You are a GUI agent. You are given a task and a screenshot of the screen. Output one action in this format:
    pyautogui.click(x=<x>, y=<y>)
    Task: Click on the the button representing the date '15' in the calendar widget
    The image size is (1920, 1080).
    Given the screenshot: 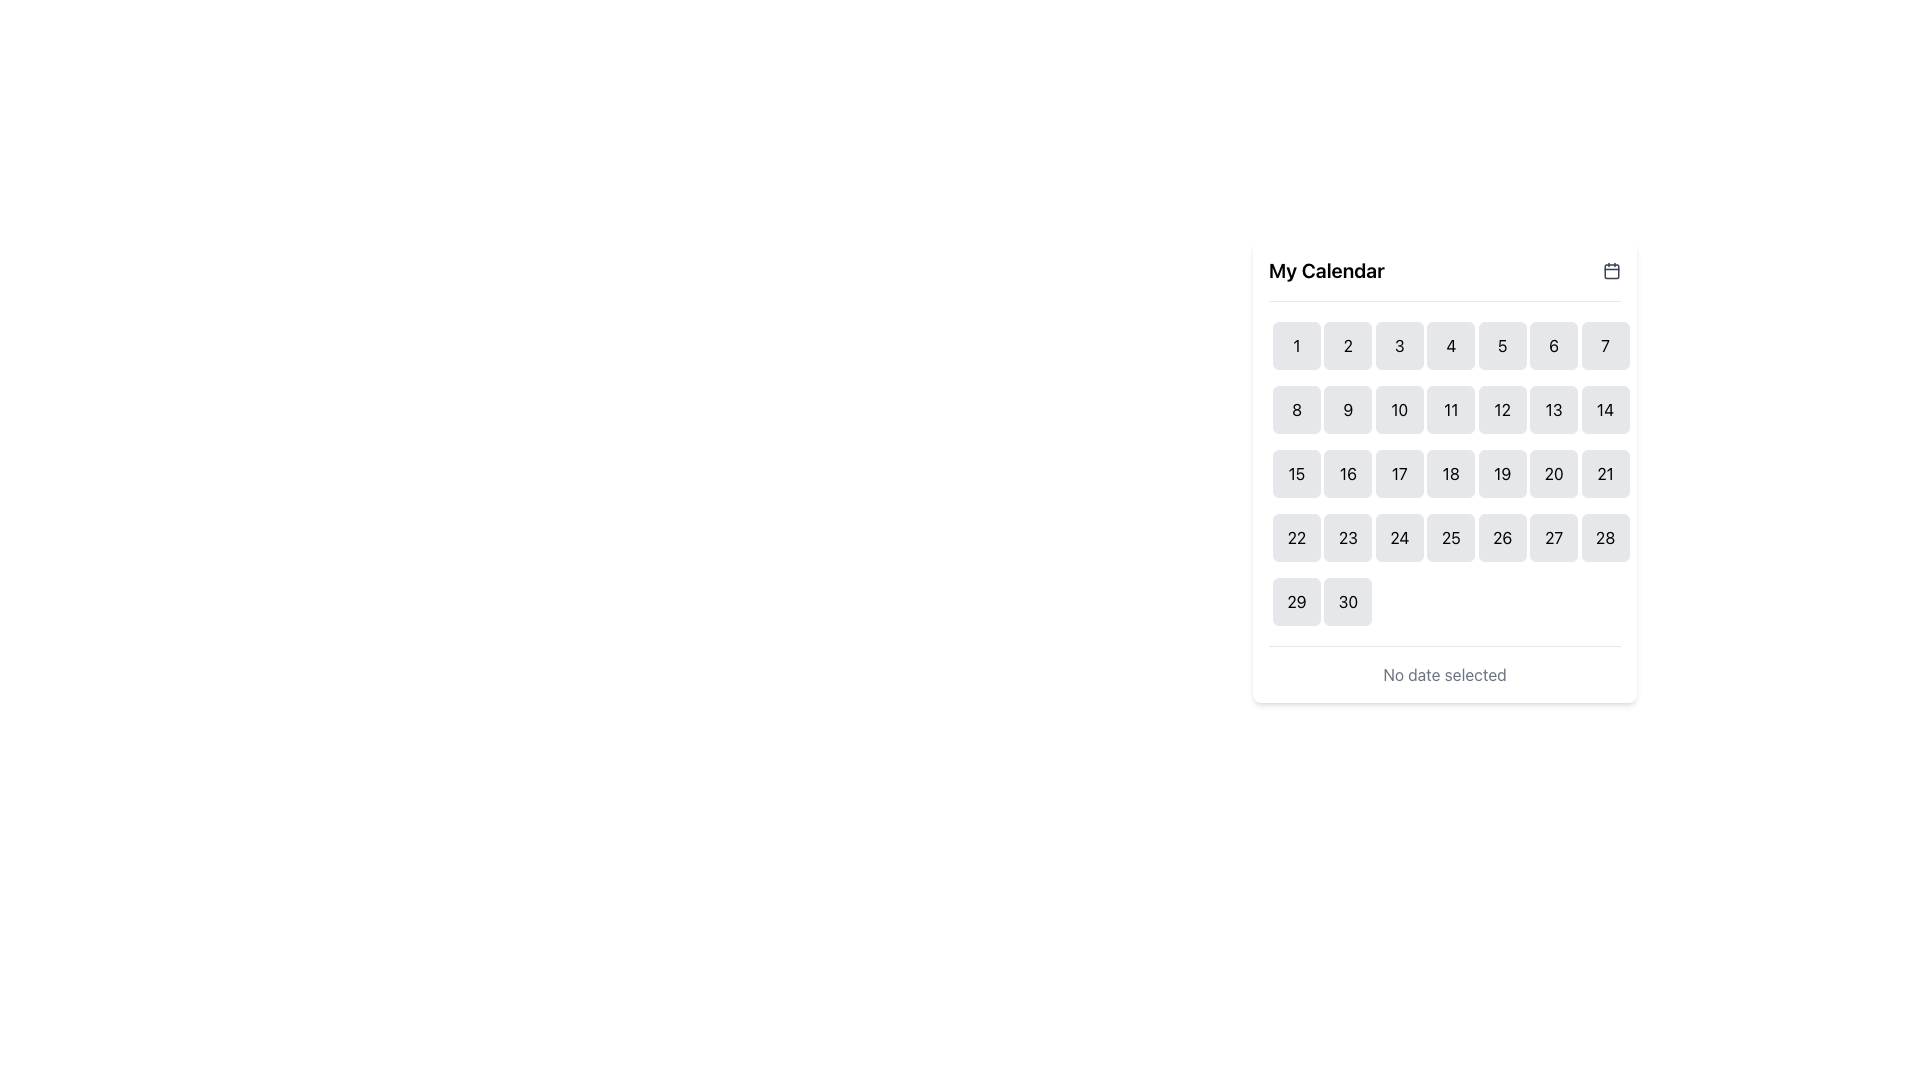 What is the action you would take?
    pyautogui.click(x=1296, y=474)
    